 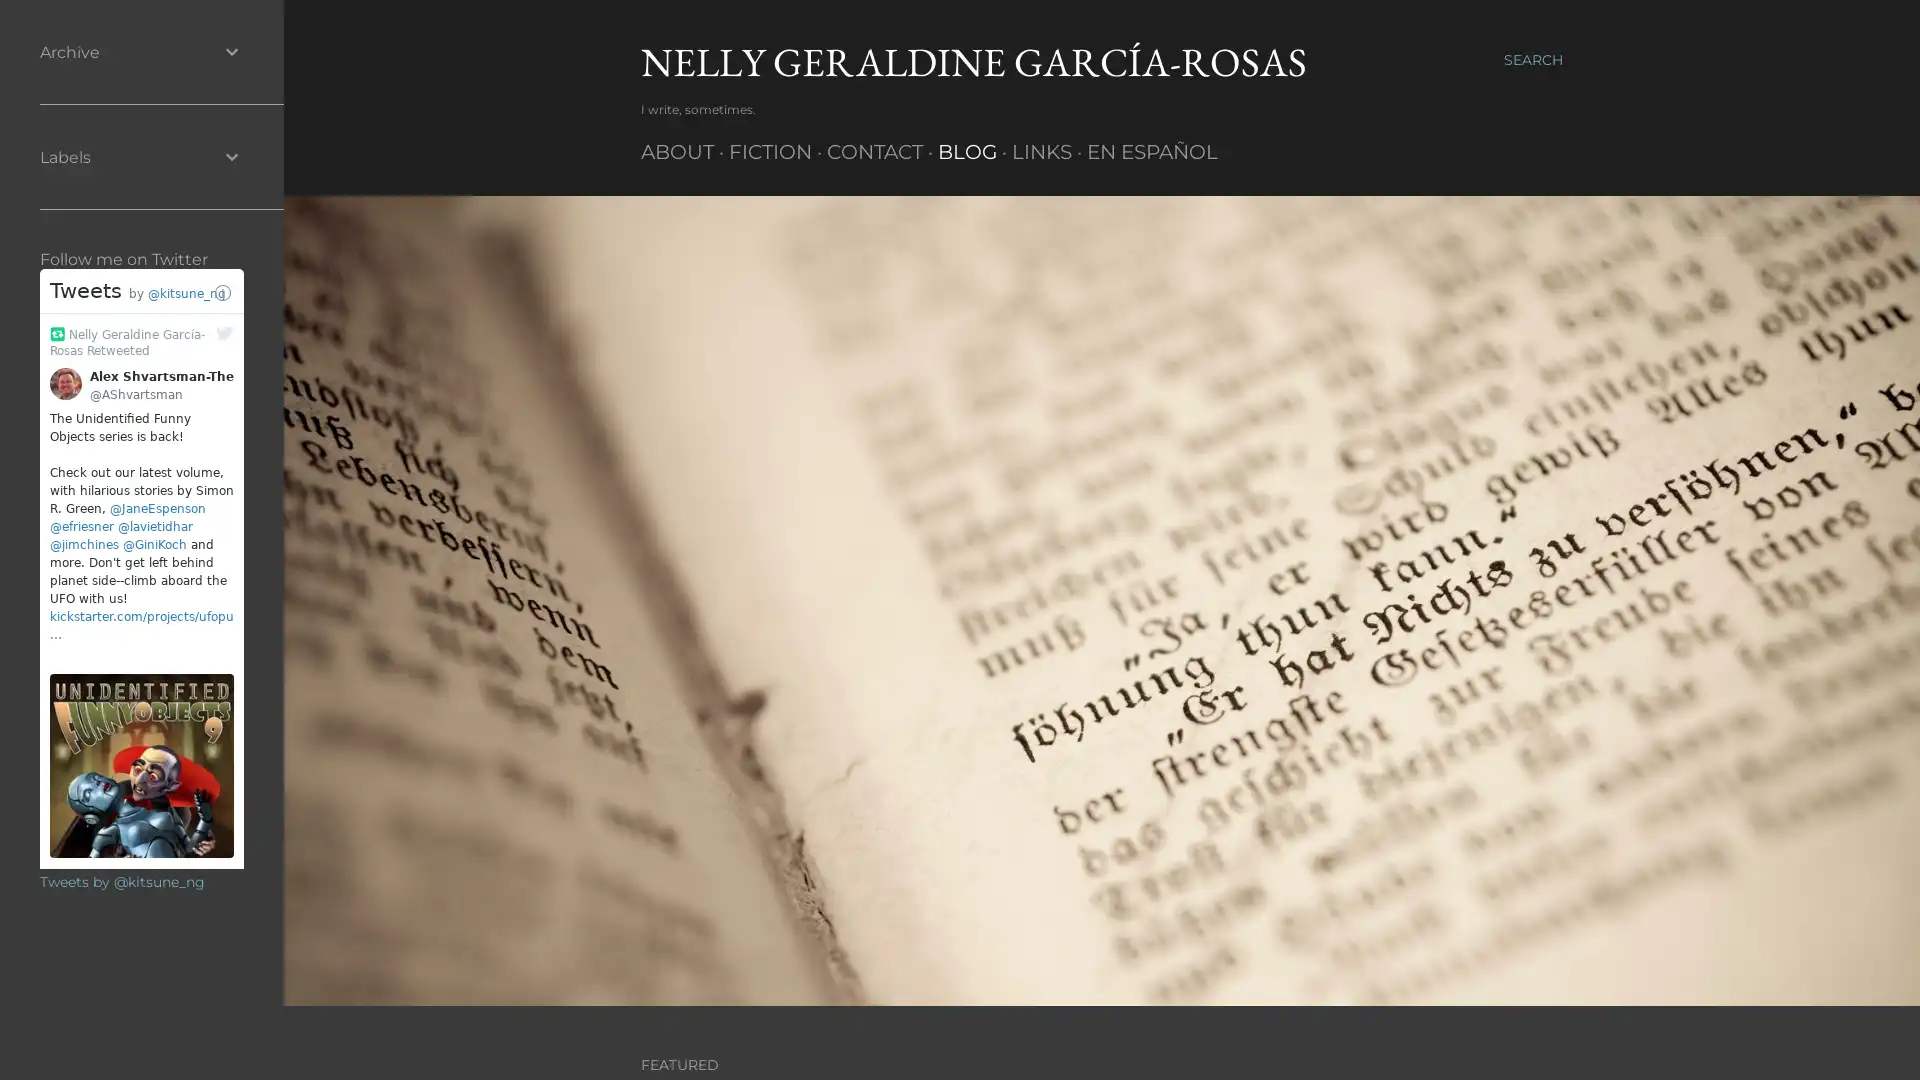 I want to click on Search, so click(x=1532, y=59).